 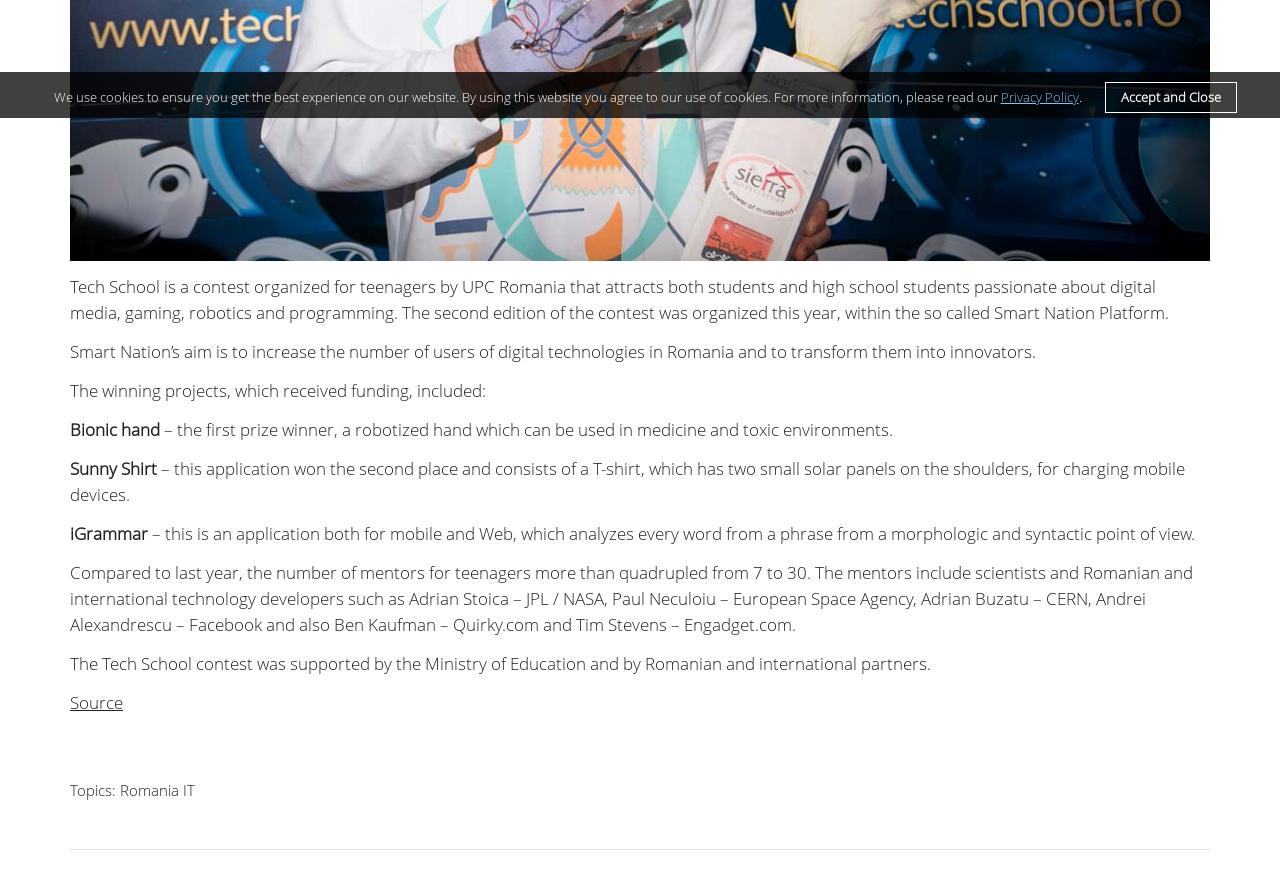 What do you see at coordinates (52, 96) in the screenshot?
I see `'We use cookies to ensure you get the best experience on our website. By using this website you agree to our use of cookies. For more information, please read our'` at bounding box center [52, 96].